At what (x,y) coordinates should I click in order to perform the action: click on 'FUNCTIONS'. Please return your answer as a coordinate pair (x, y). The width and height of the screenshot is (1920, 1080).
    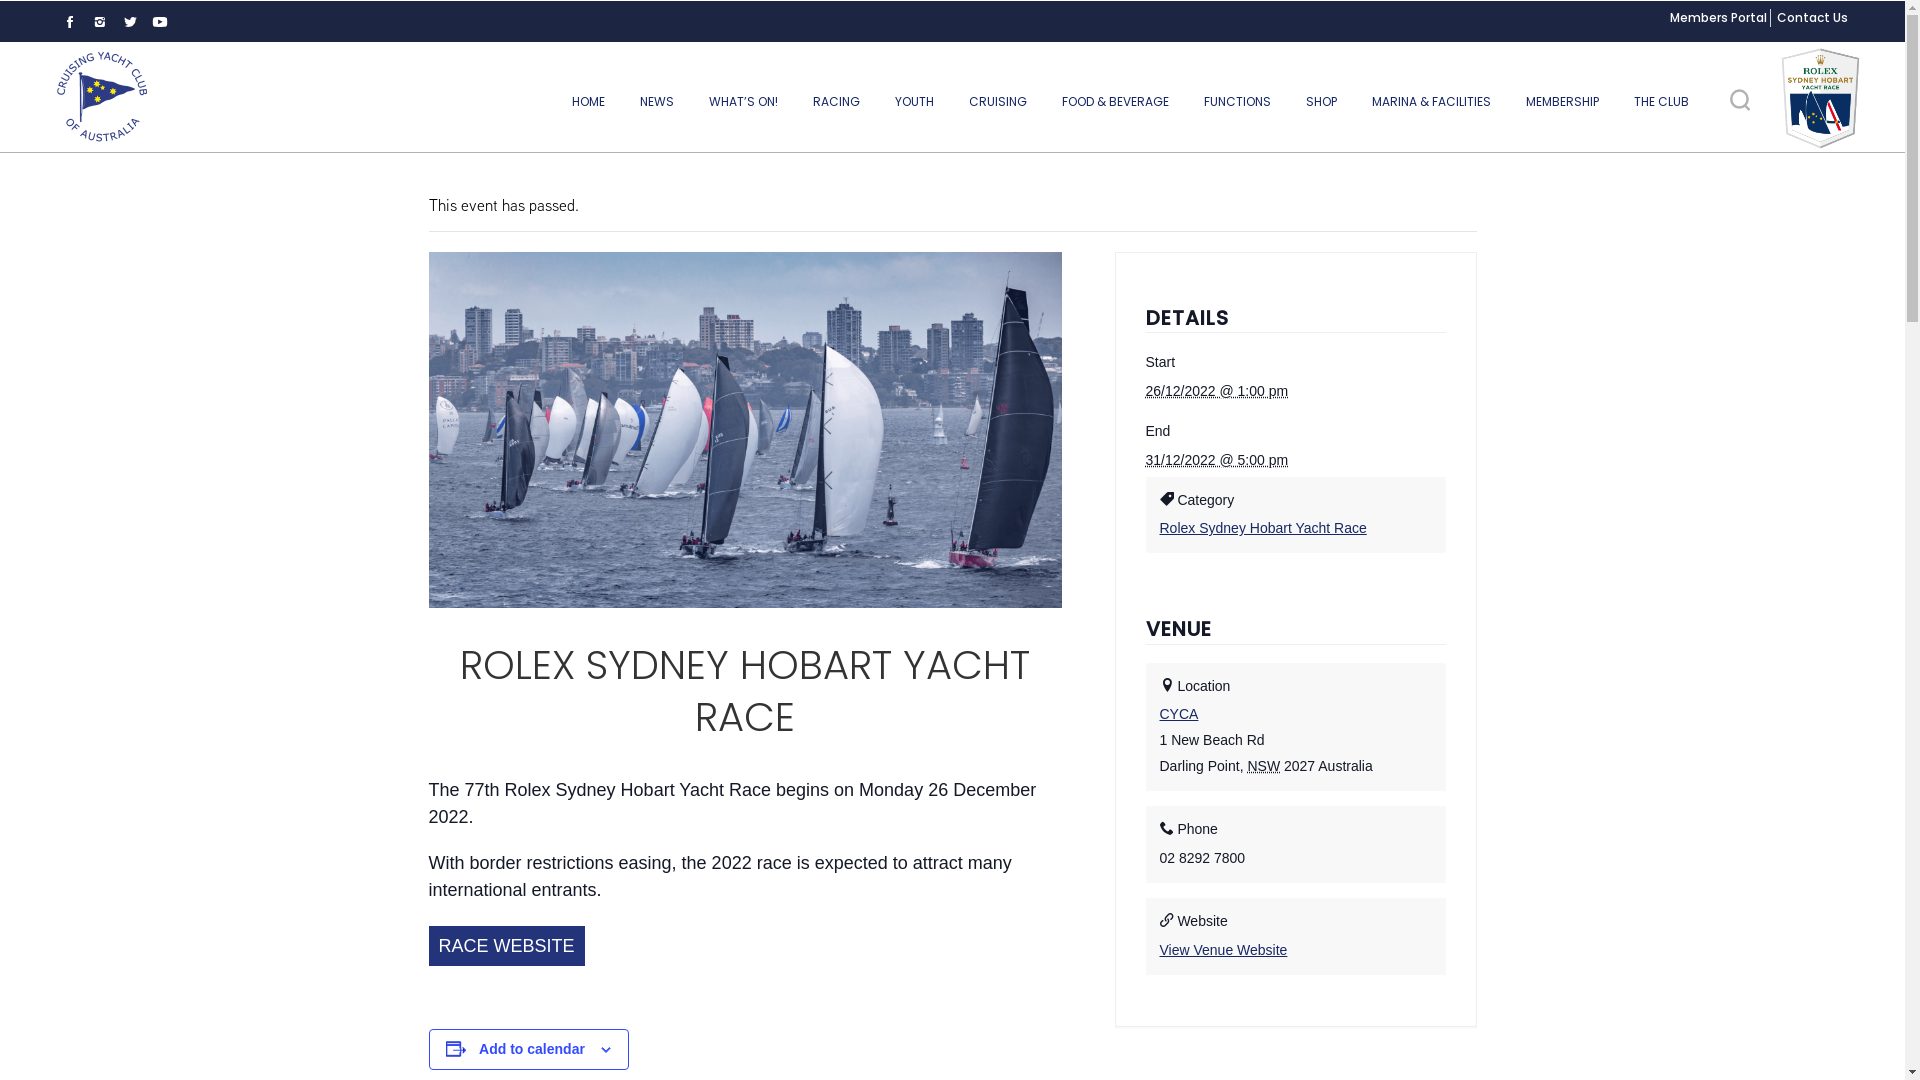
    Looking at the image, I should click on (1236, 101).